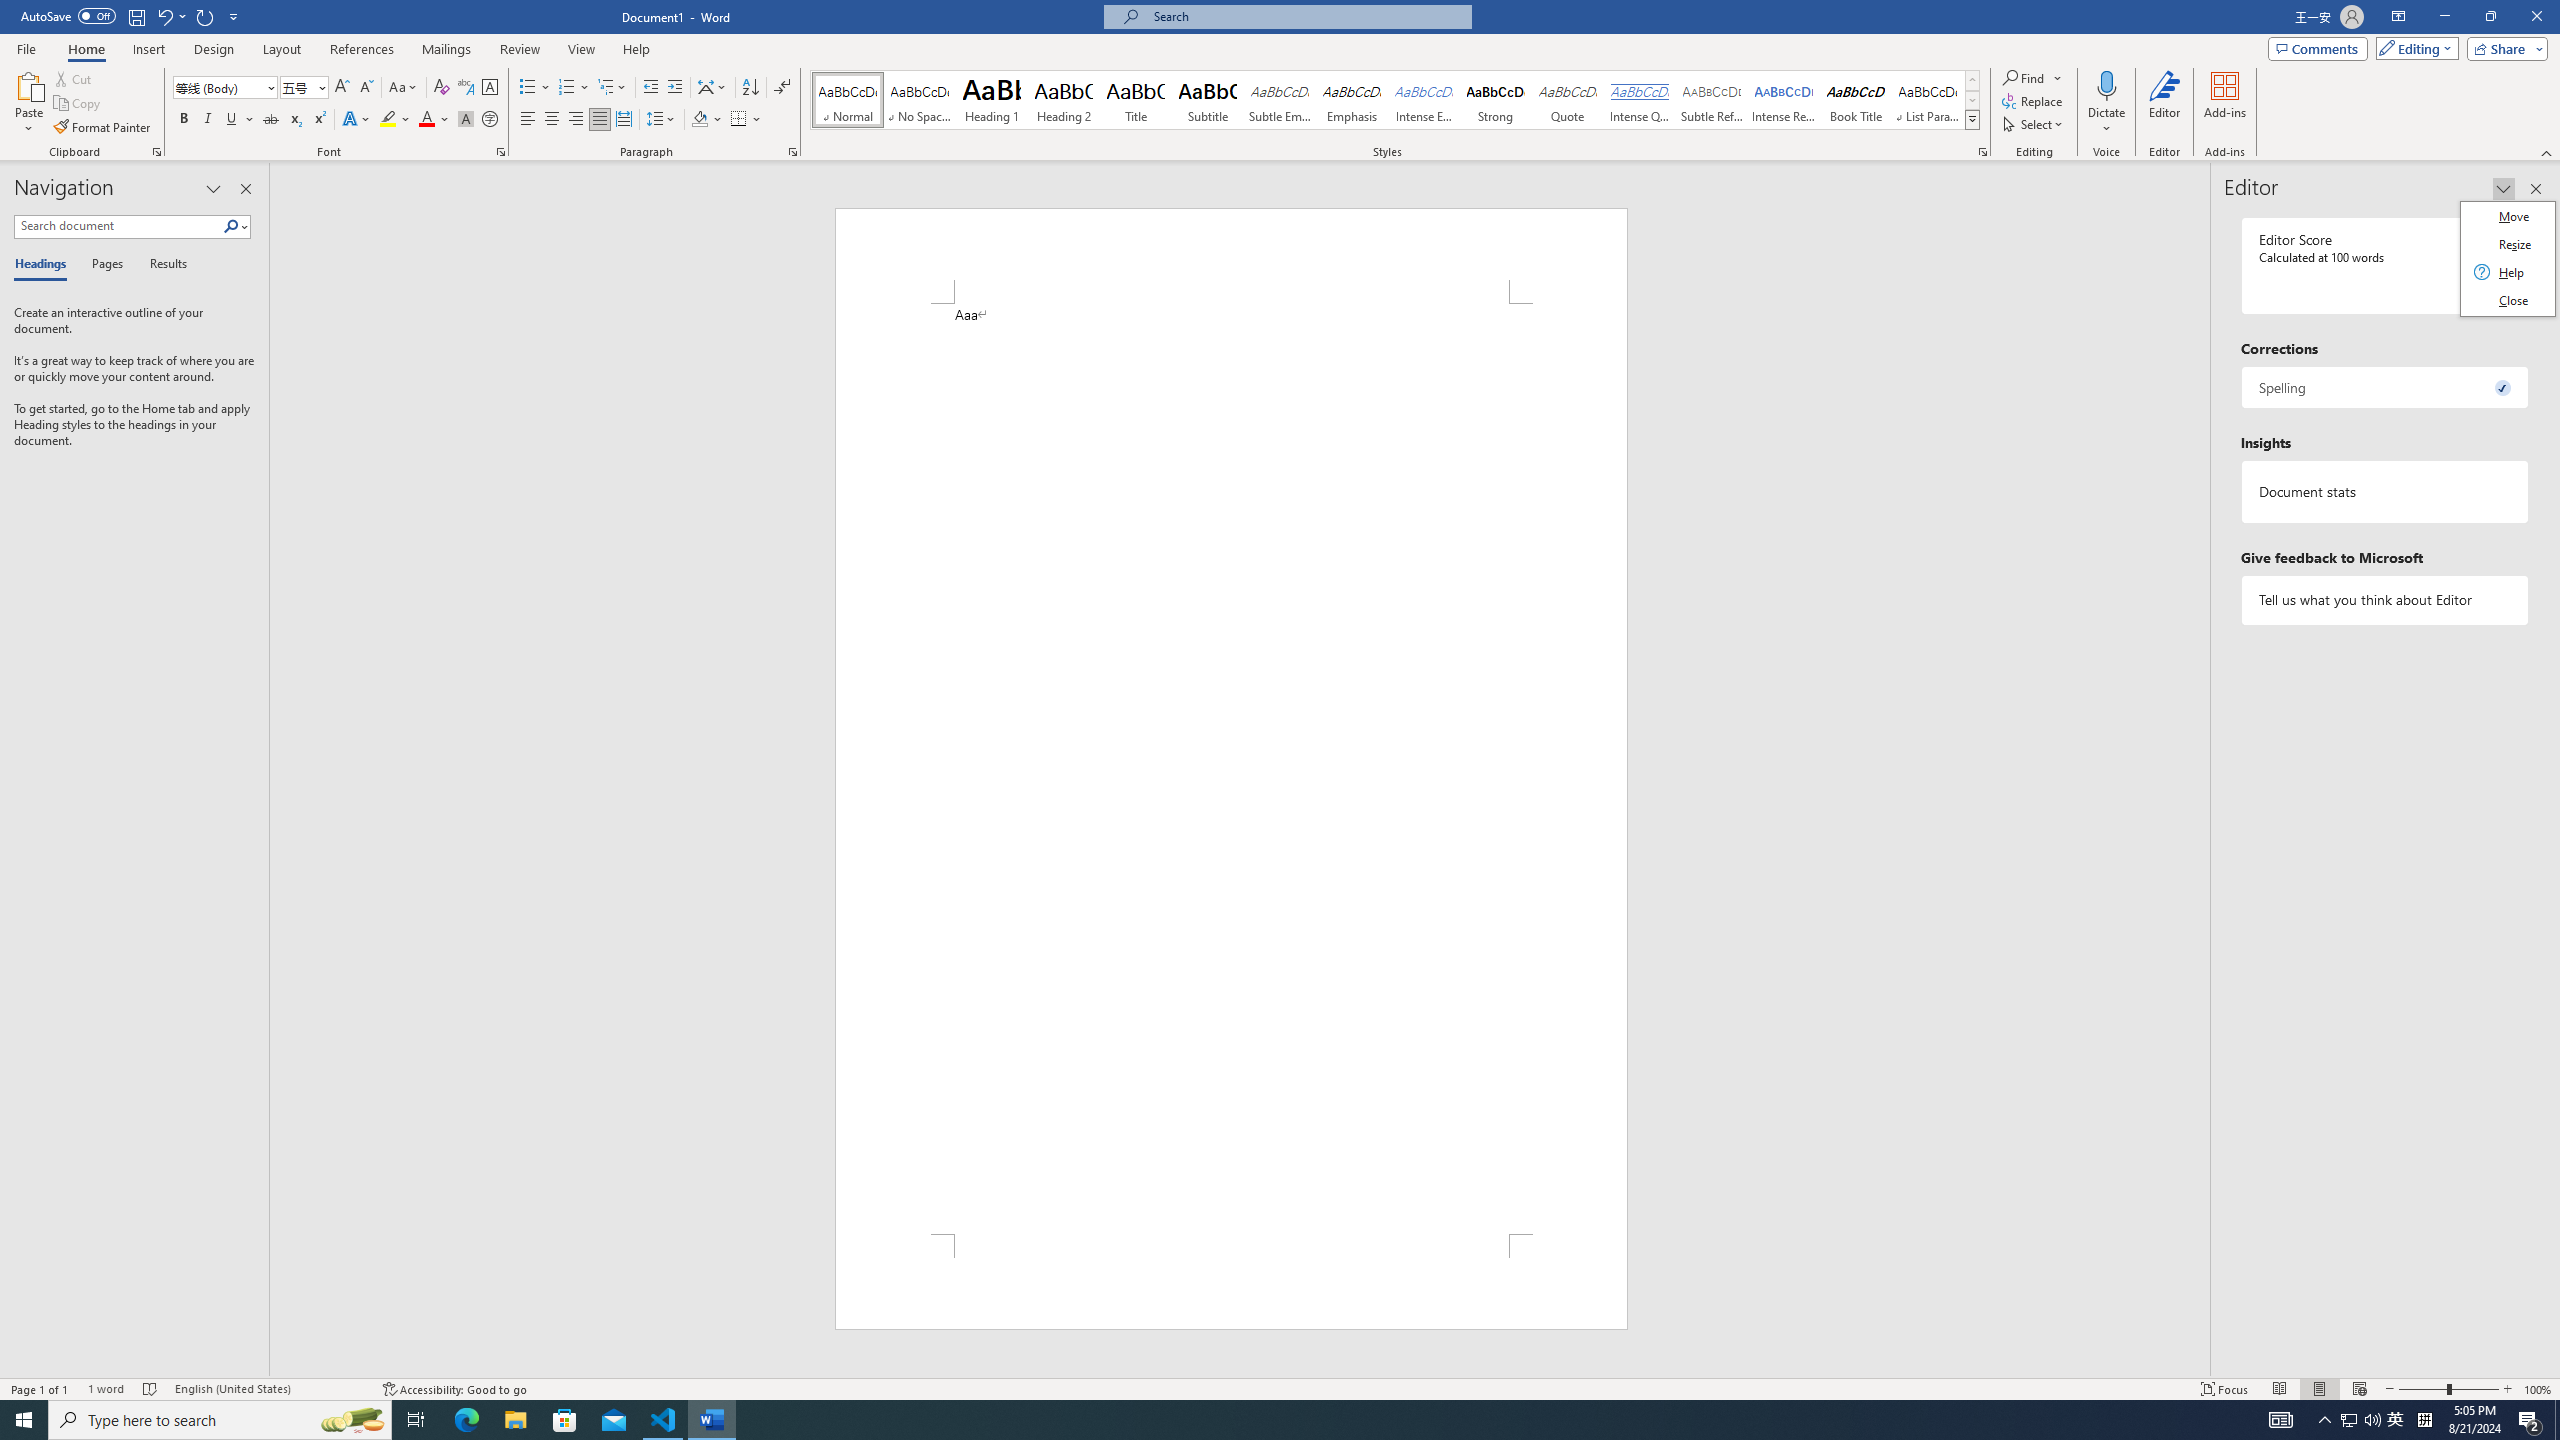  Describe the element at coordinates (514, 1418) in the screenshot. I see `'File Explorer'` at that location.